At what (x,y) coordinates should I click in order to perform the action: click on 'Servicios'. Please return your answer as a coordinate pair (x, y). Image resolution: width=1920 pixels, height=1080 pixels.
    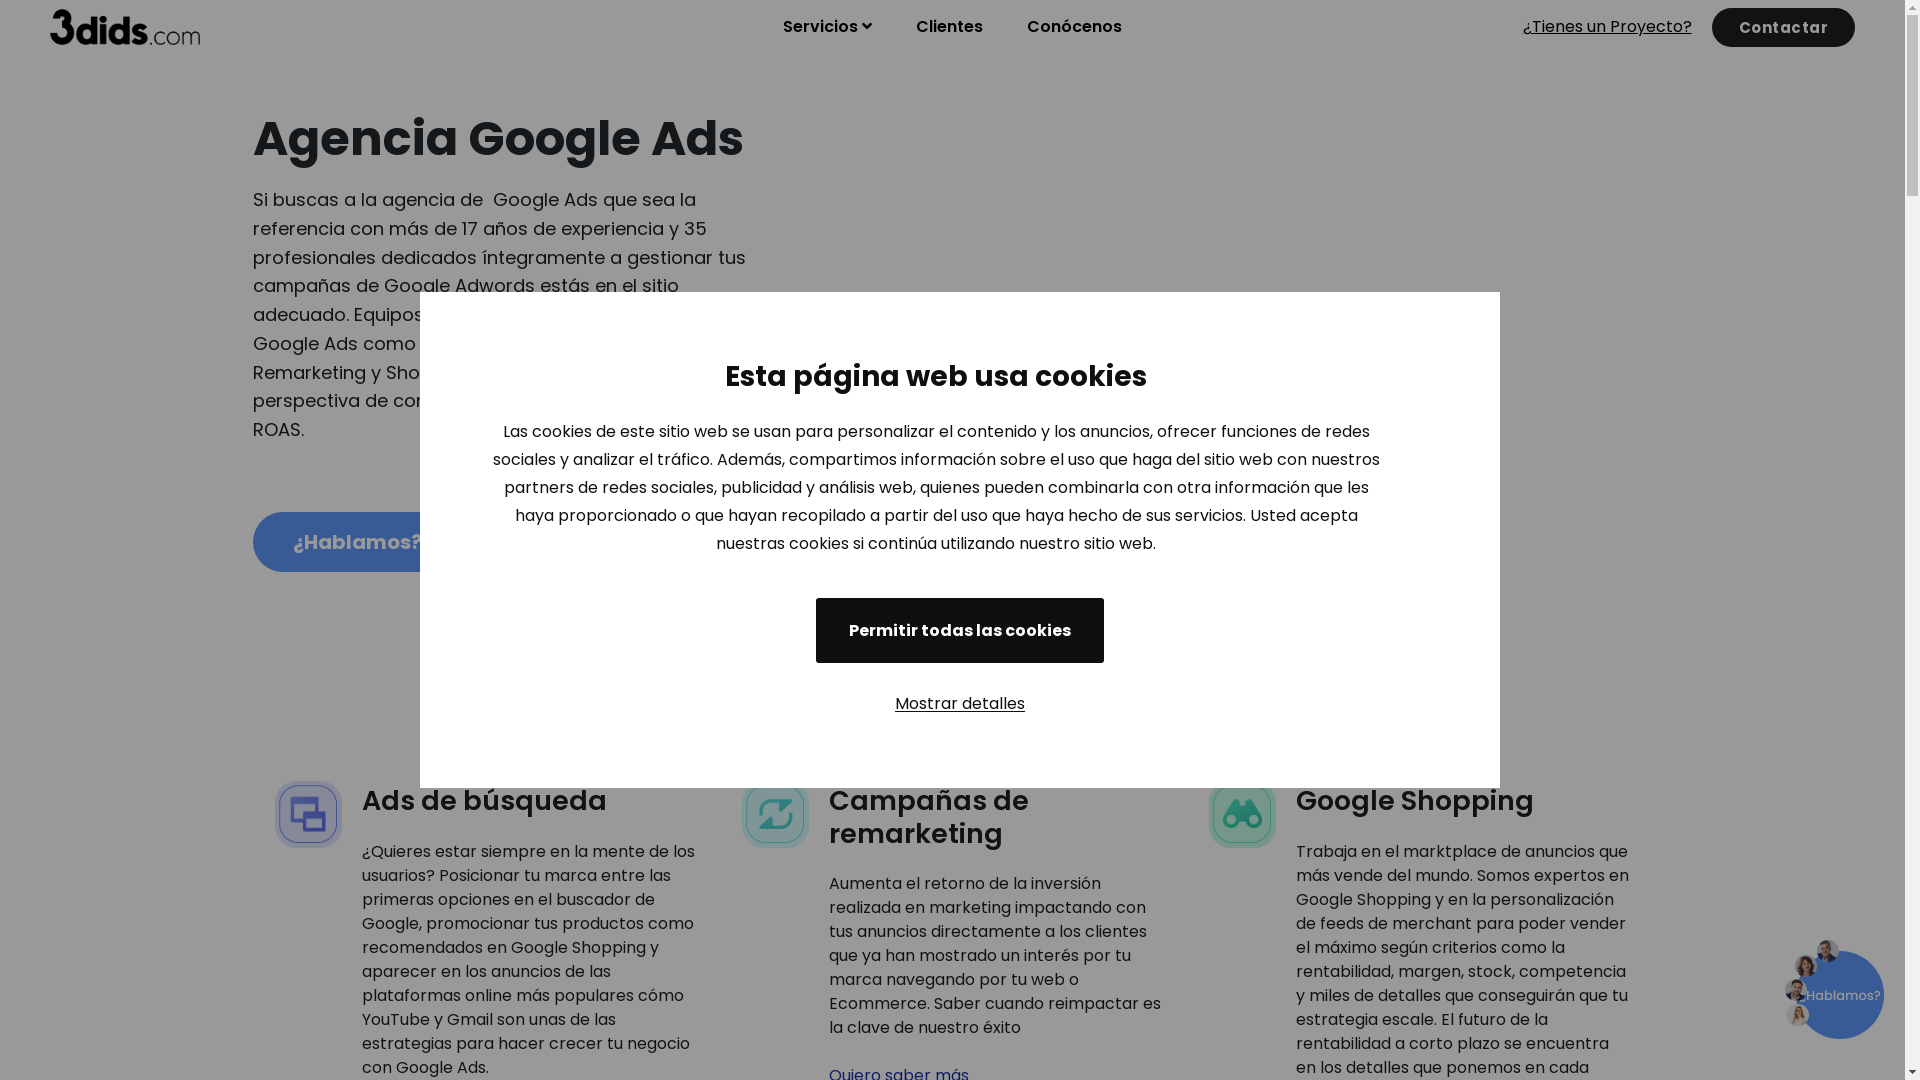
    Looking at the image, I should click on (827, 27).